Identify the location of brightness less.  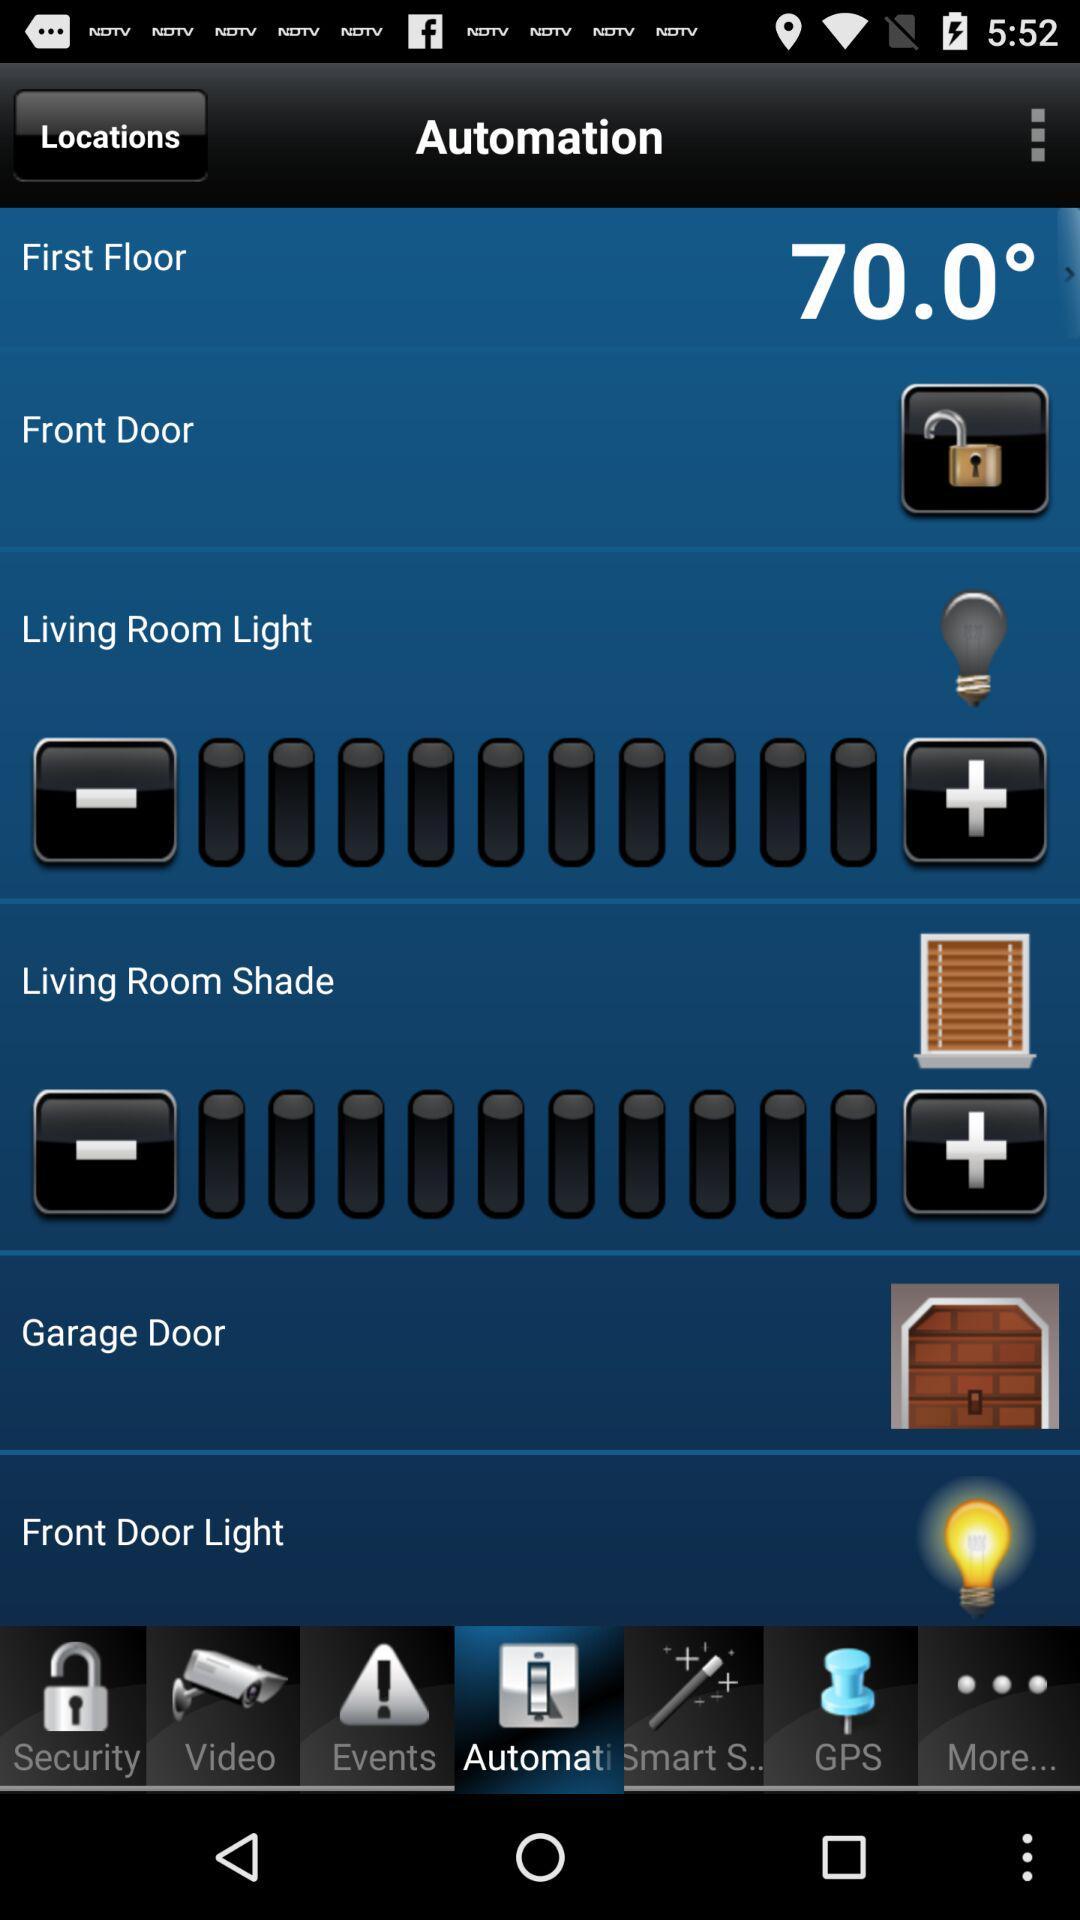
(104, 801).